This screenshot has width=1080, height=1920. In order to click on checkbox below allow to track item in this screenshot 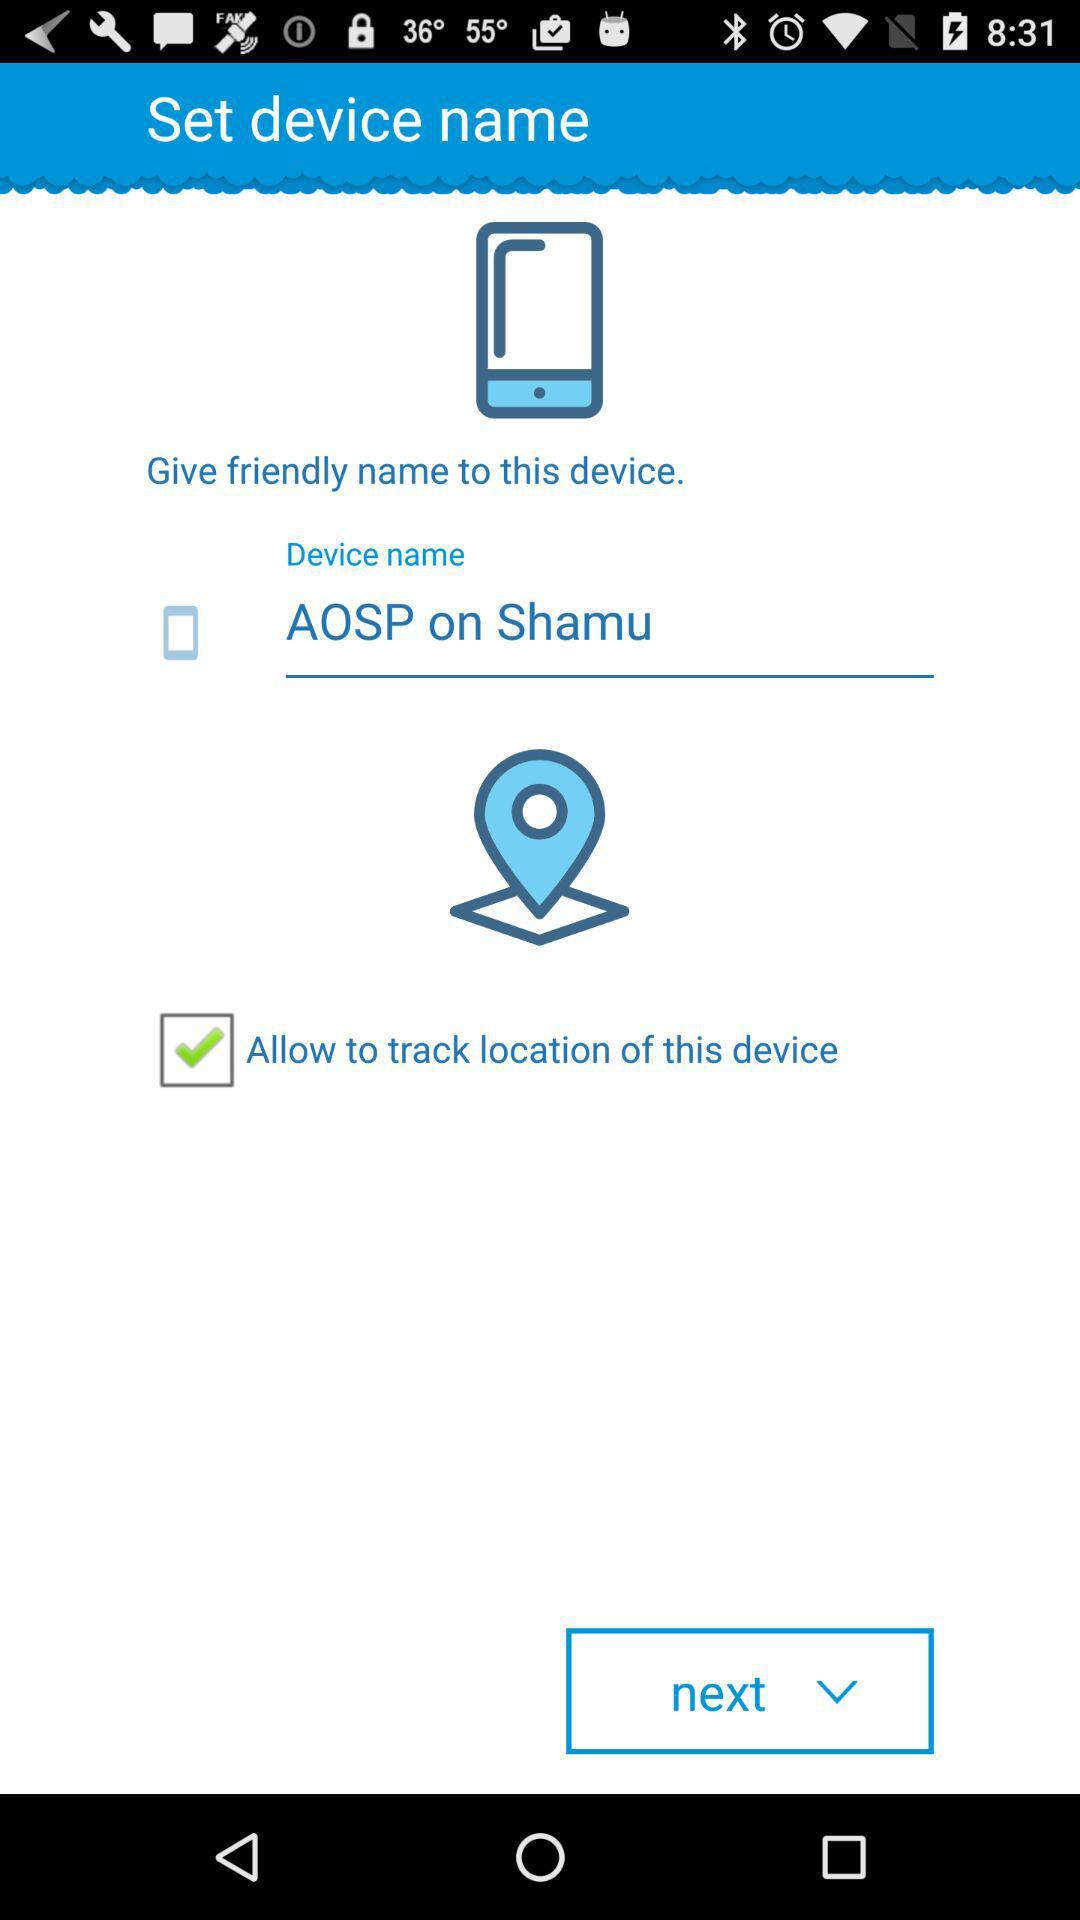, I will do `click(749, 1690)`.